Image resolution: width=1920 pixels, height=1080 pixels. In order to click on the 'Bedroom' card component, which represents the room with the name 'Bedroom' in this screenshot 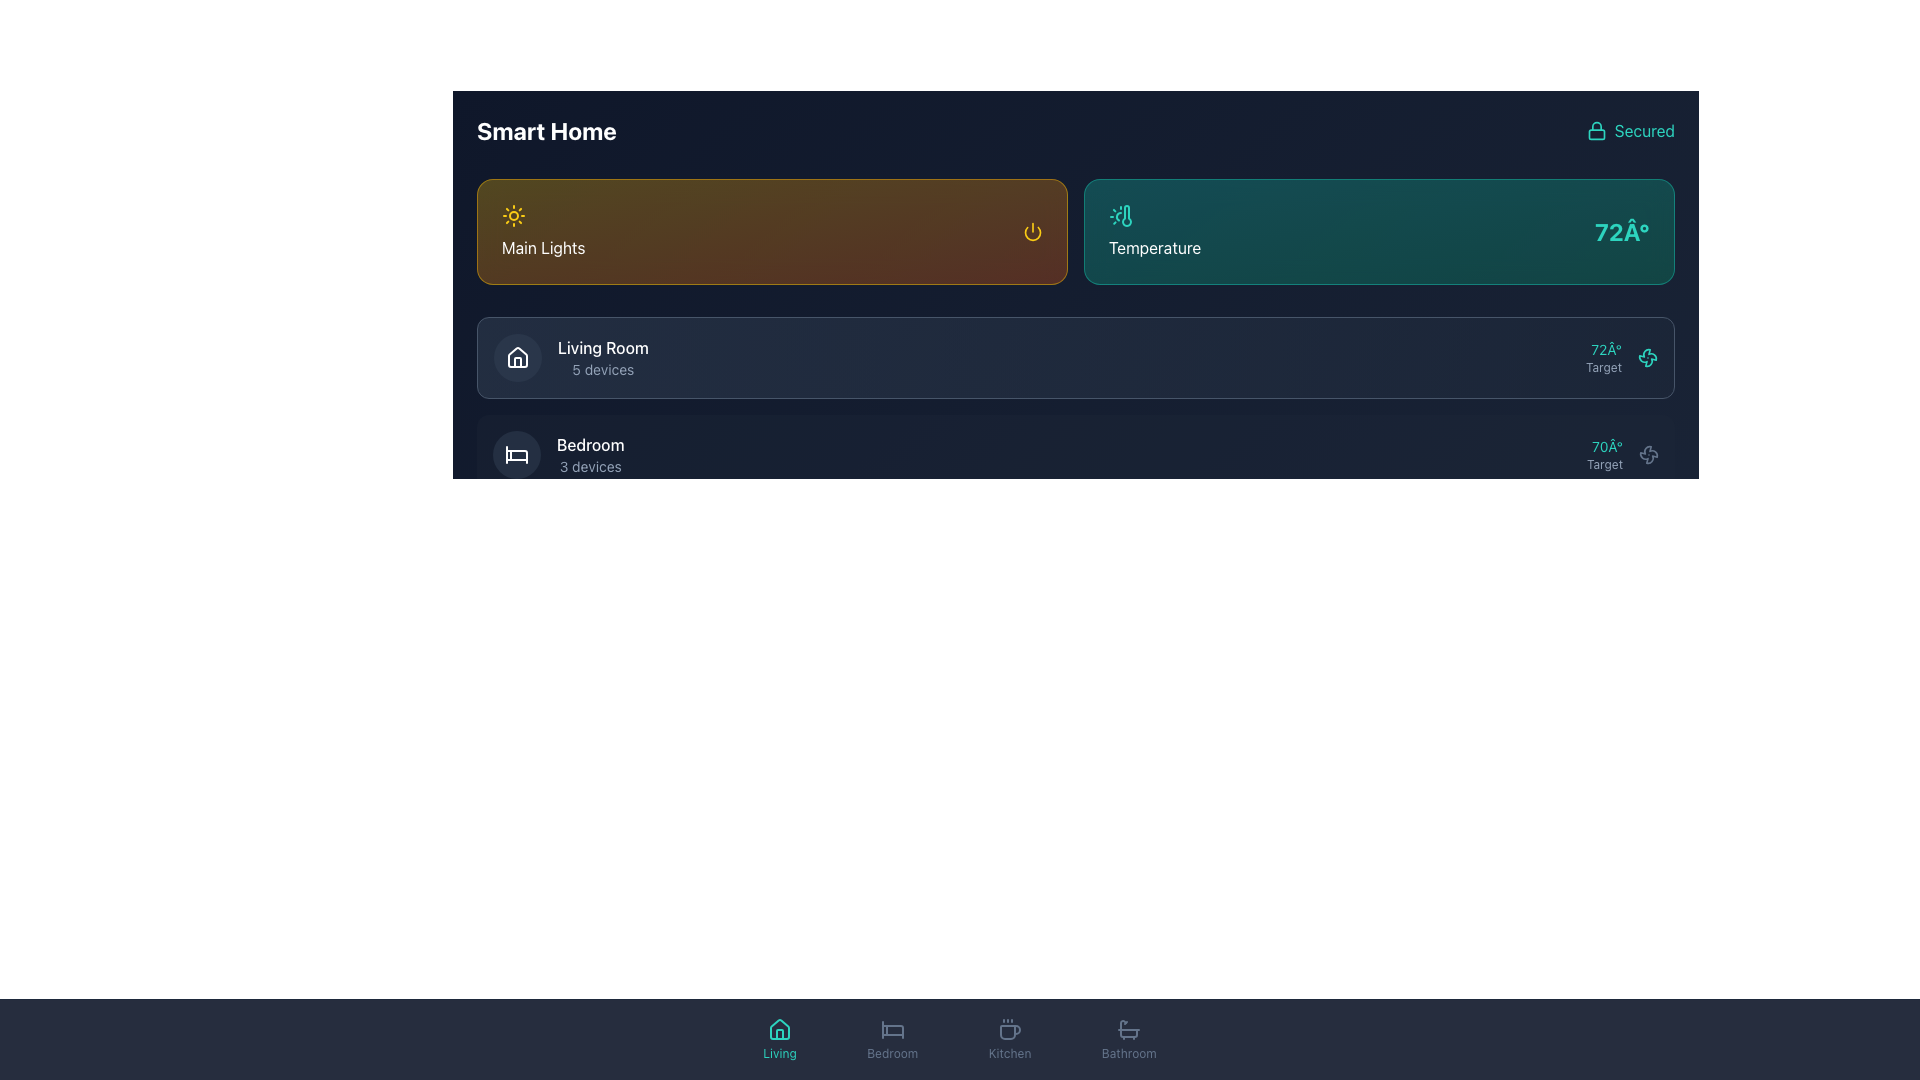, I will do `click(1074, 455)`.